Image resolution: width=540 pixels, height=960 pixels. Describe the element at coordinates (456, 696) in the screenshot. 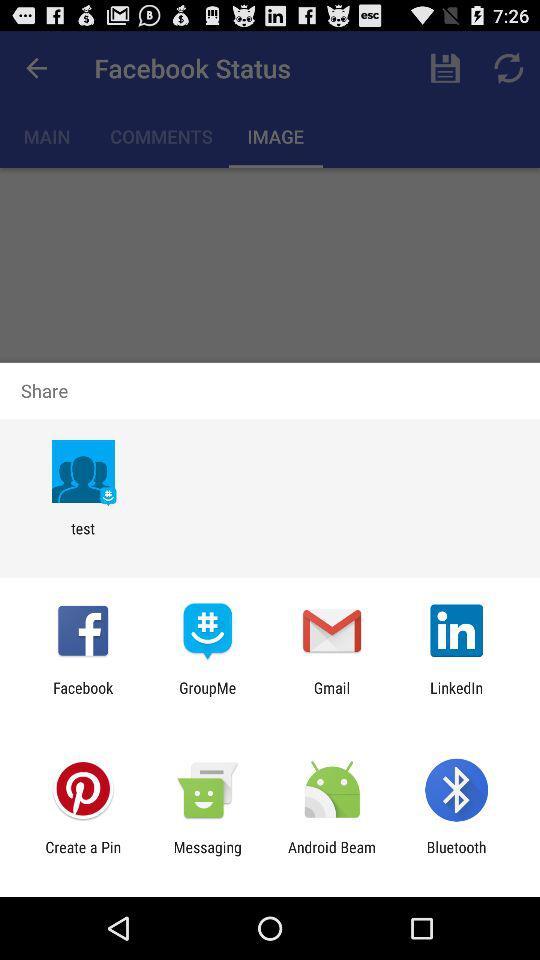

I see `the icon to the right of the gmail icon` at that location.